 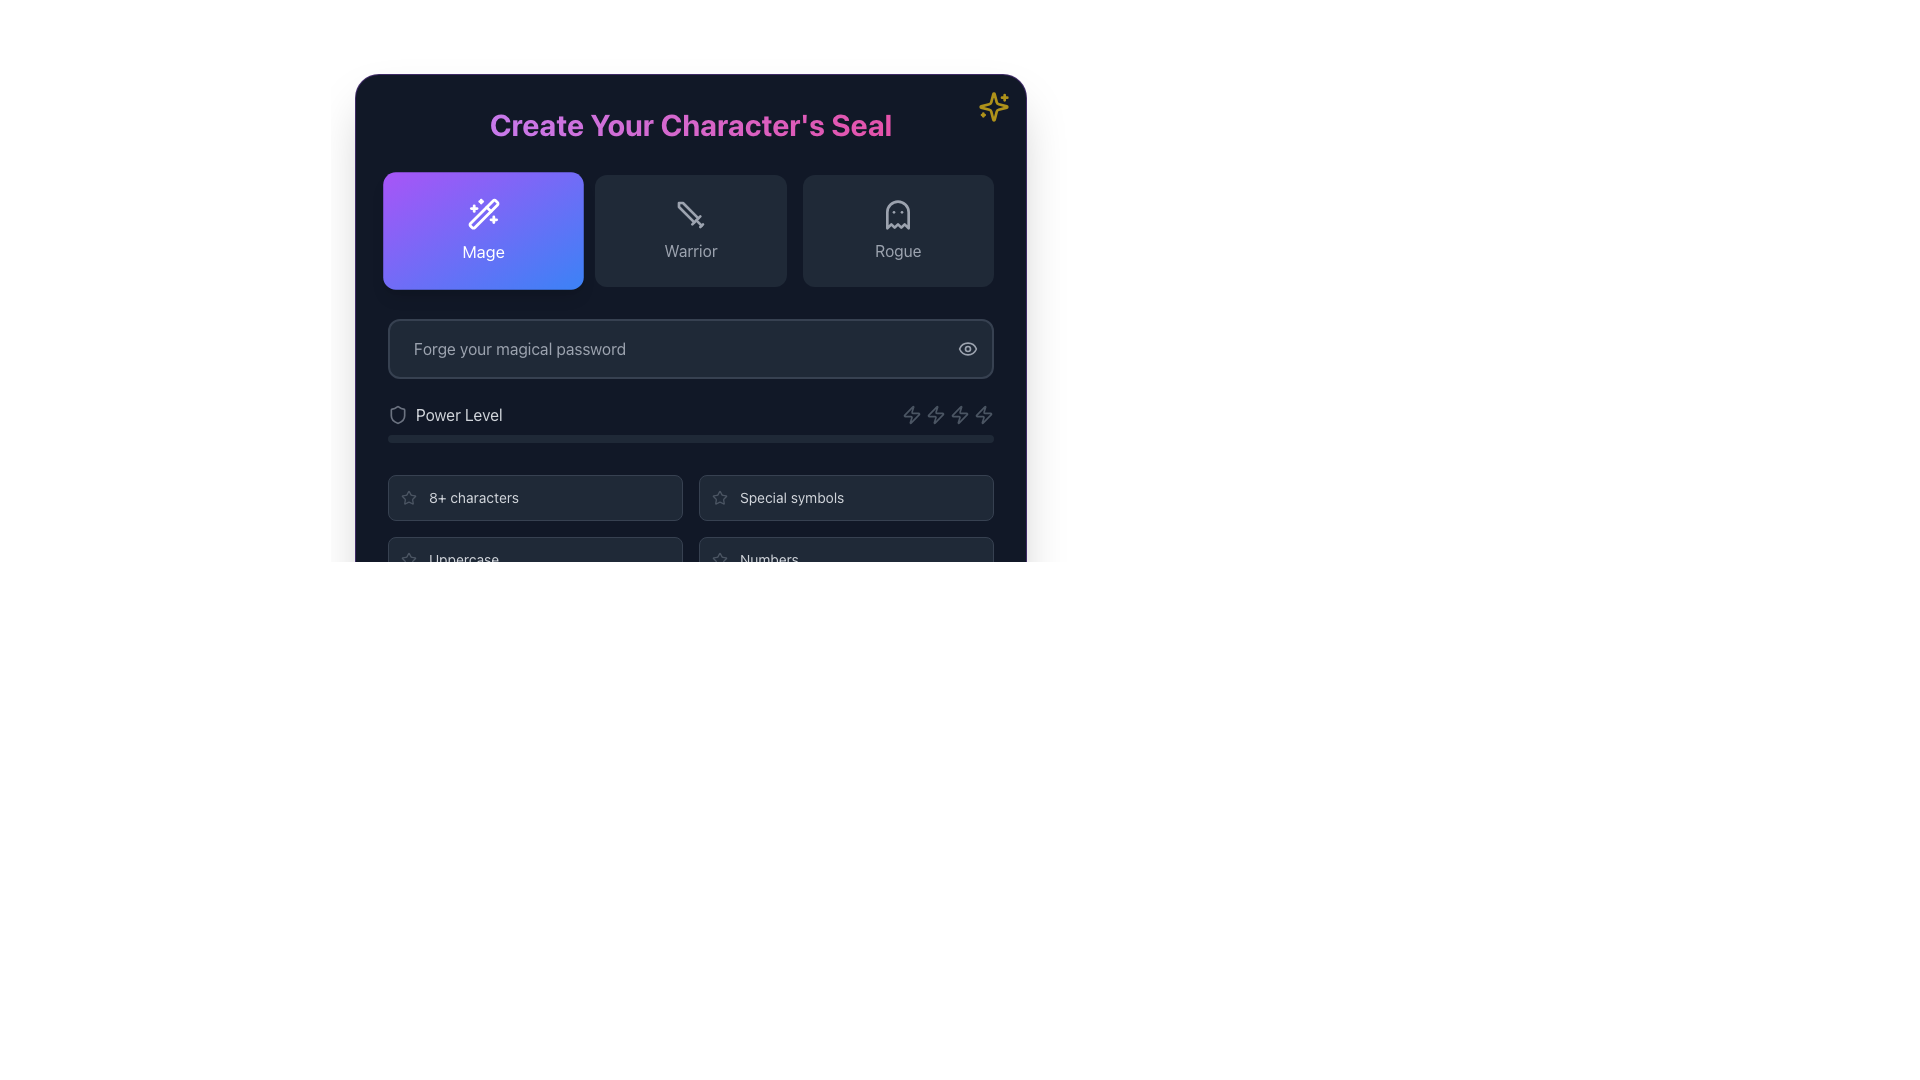 What do you see at coordinates (688, 212) in the screenshot?
I see `the graphical decoration of the sword icon representing the 'Warrior' button to trigger interaction effects` at bounding box center [688, 212].